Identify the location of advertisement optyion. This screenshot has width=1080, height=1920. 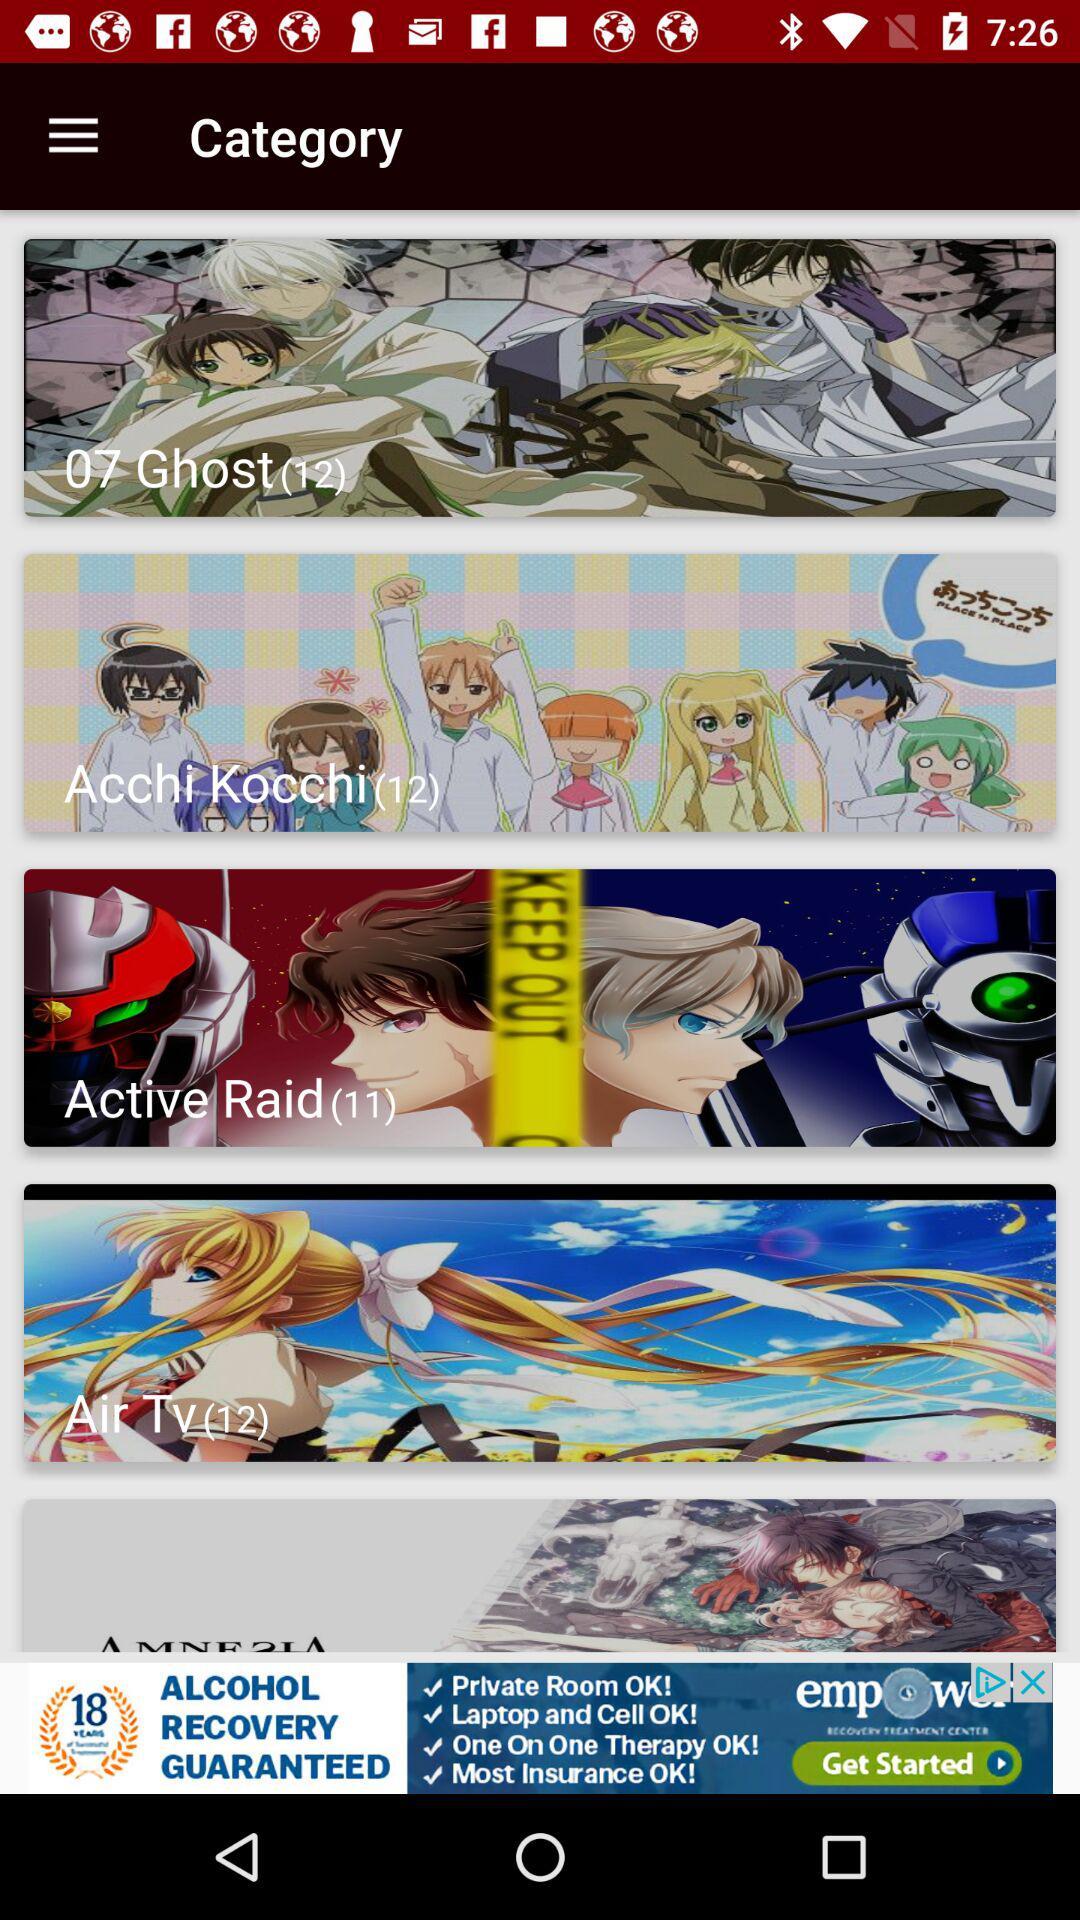
(540, 1727).